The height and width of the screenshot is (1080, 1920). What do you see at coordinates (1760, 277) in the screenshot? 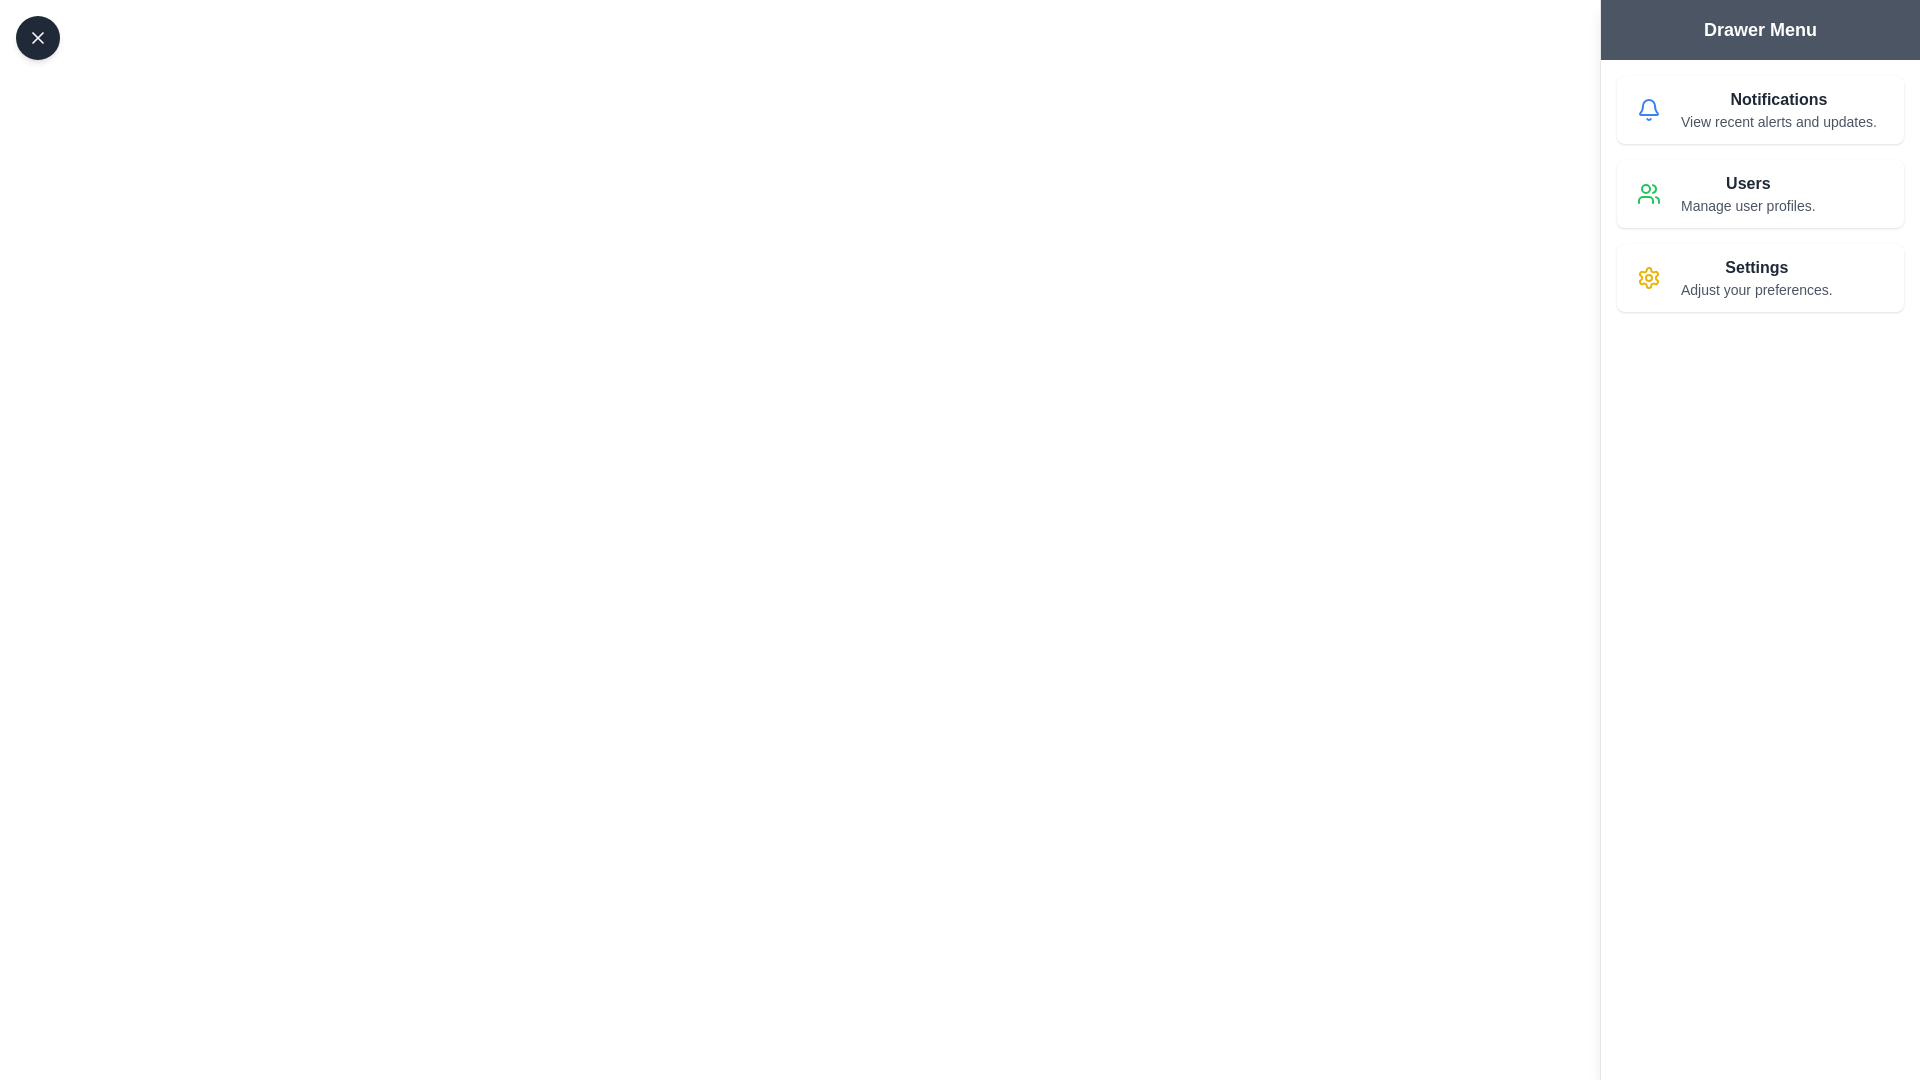
I see `the menu item Settings from the drawer menu` at bounding box center [1760, 277].